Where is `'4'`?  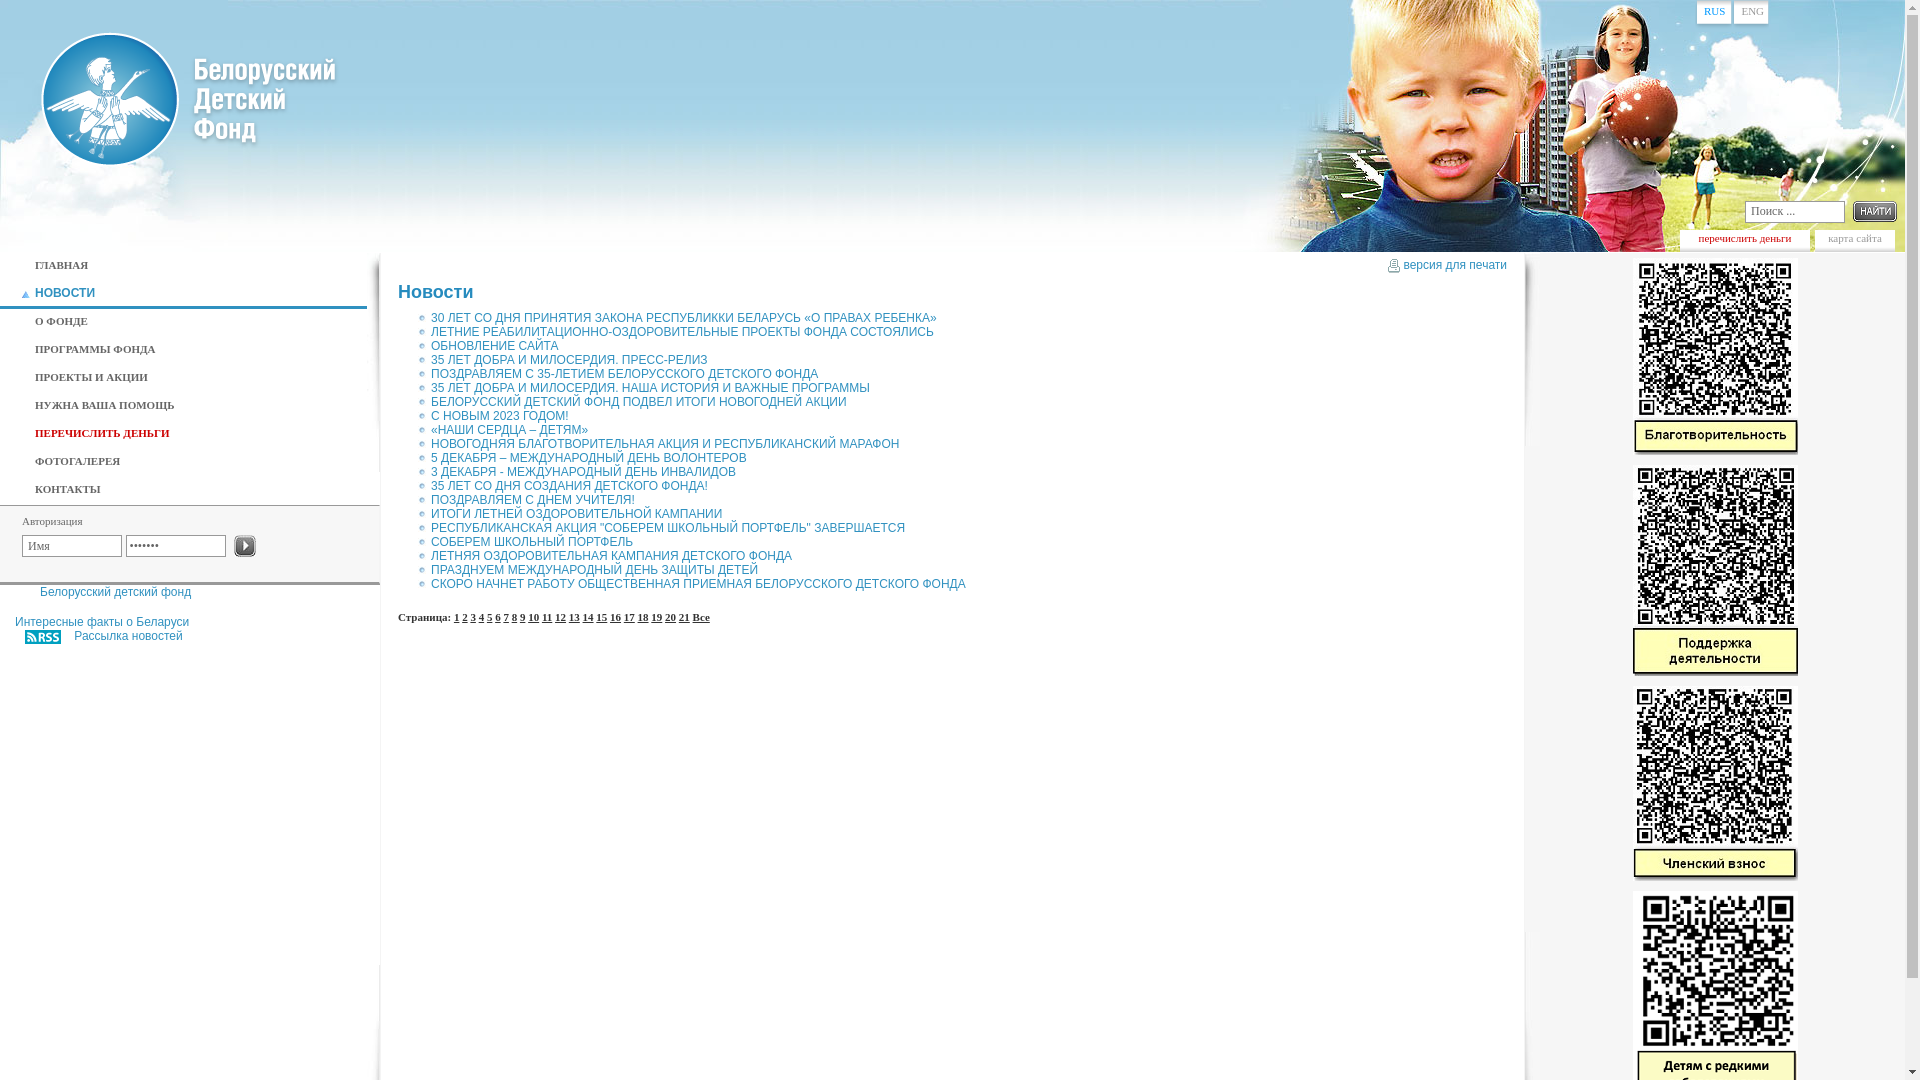
'4' is located at coordinates (481, 611).